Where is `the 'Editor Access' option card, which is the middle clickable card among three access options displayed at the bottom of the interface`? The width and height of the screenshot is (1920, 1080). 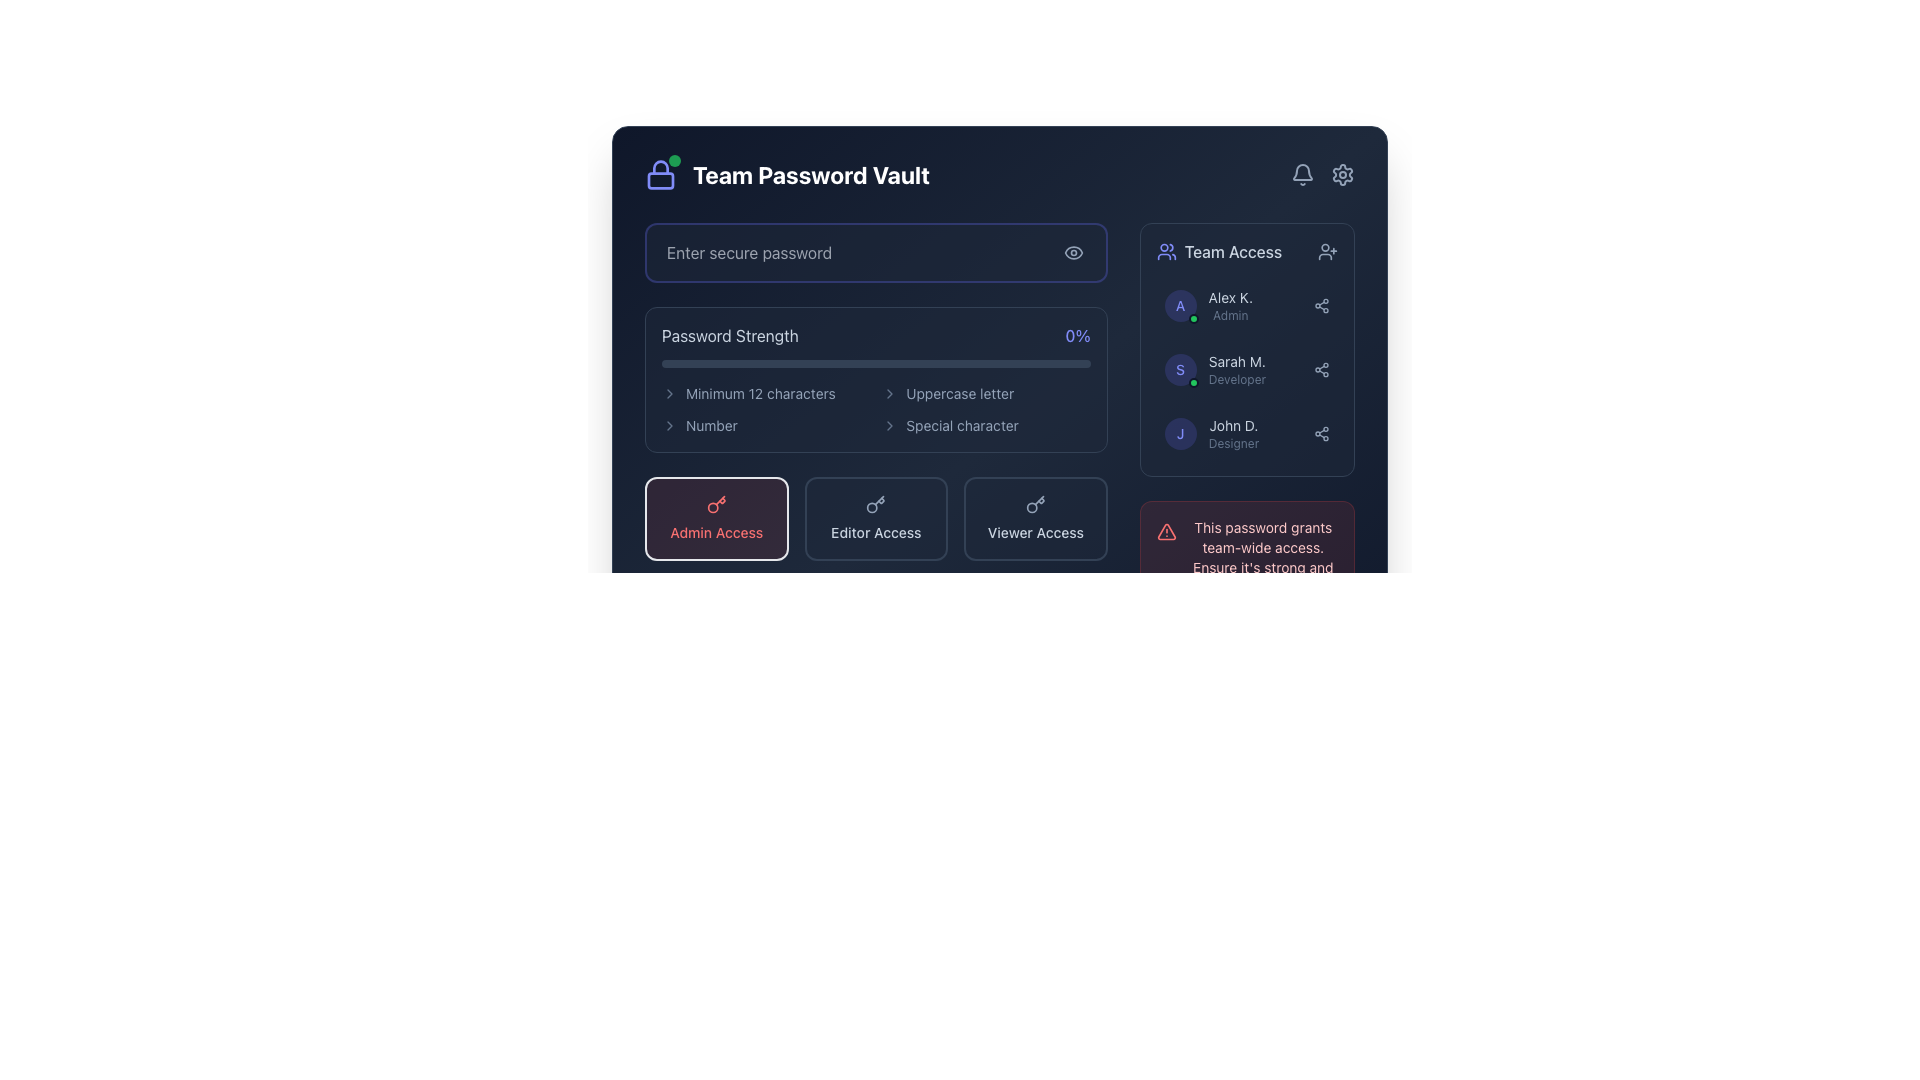 the 'Editor Access' option card, which is the middle clickable card among three access options displayed at the bottom of the interface is located at coordinates (876, 518).